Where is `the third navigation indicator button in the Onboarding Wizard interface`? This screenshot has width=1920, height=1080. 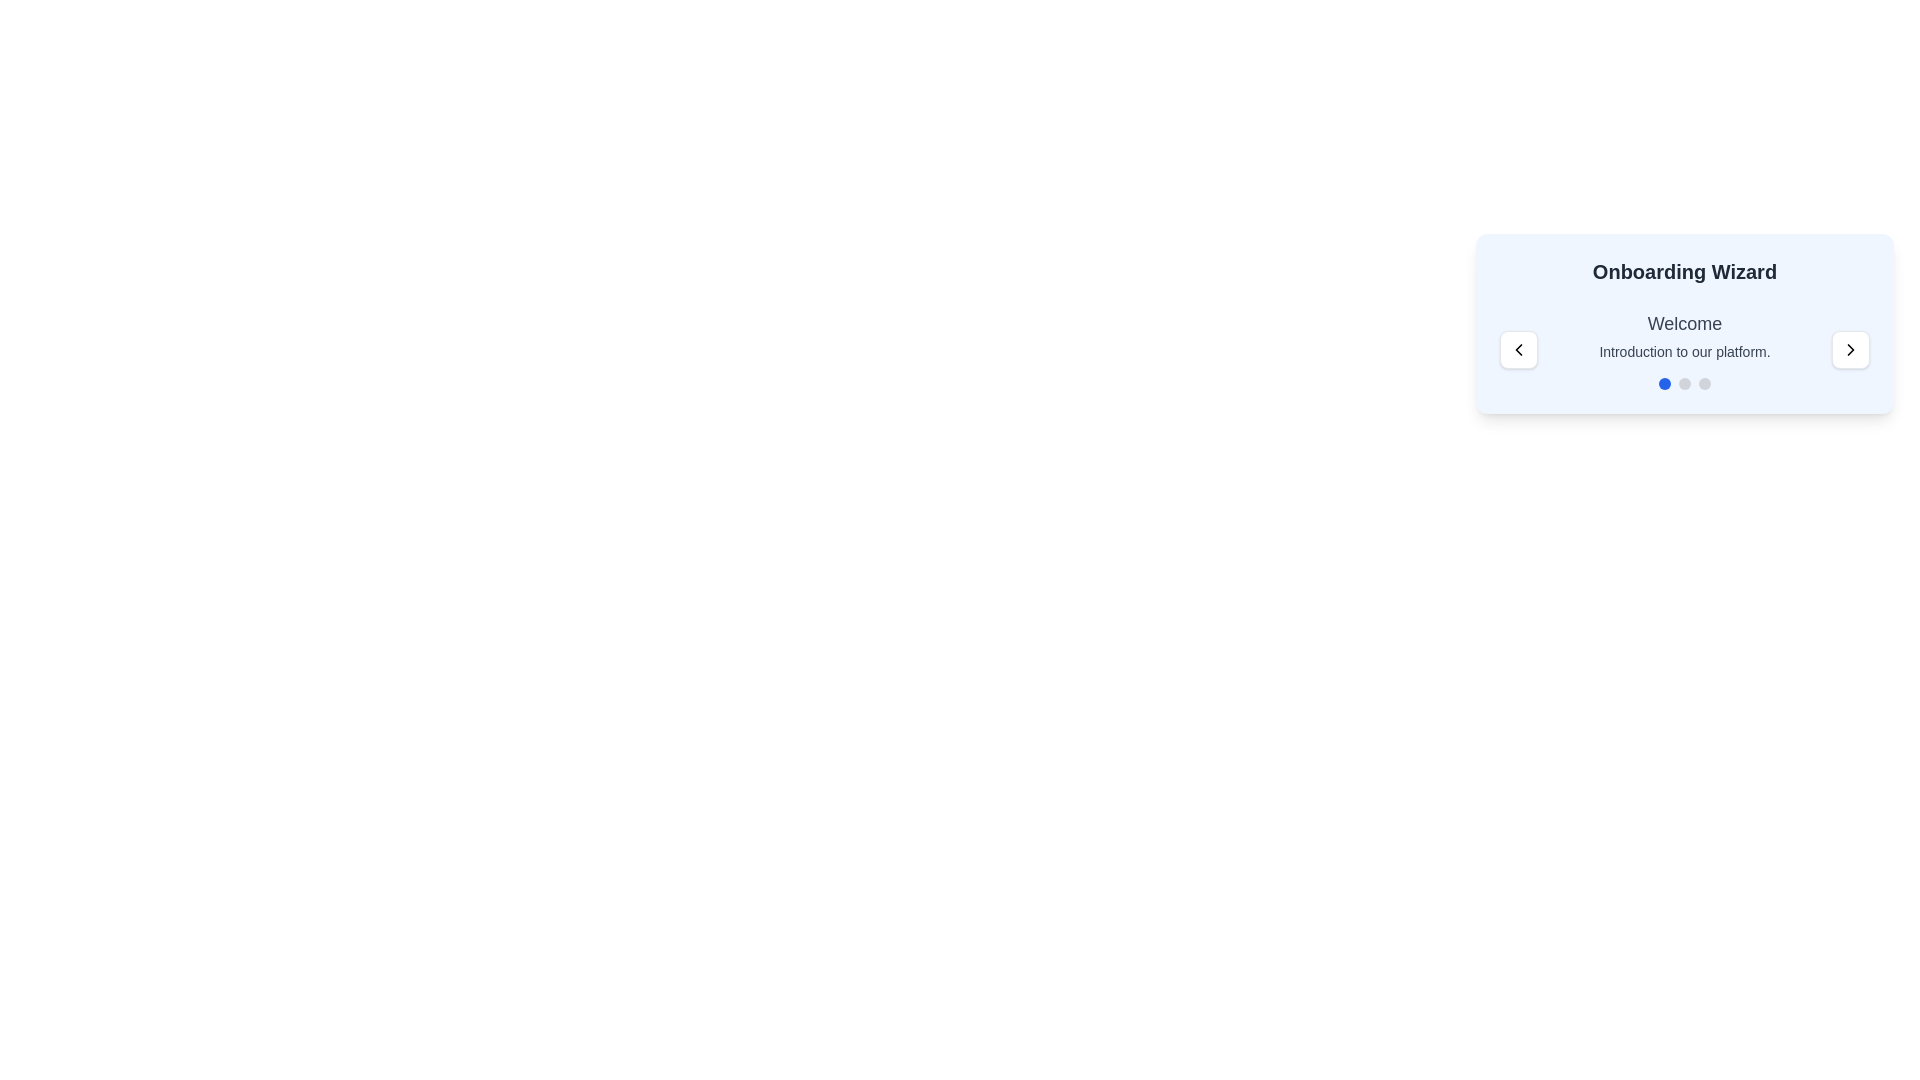 the third navigation indicator button in the Onboarding Wizard interface is located at coordinates (1703, 384).